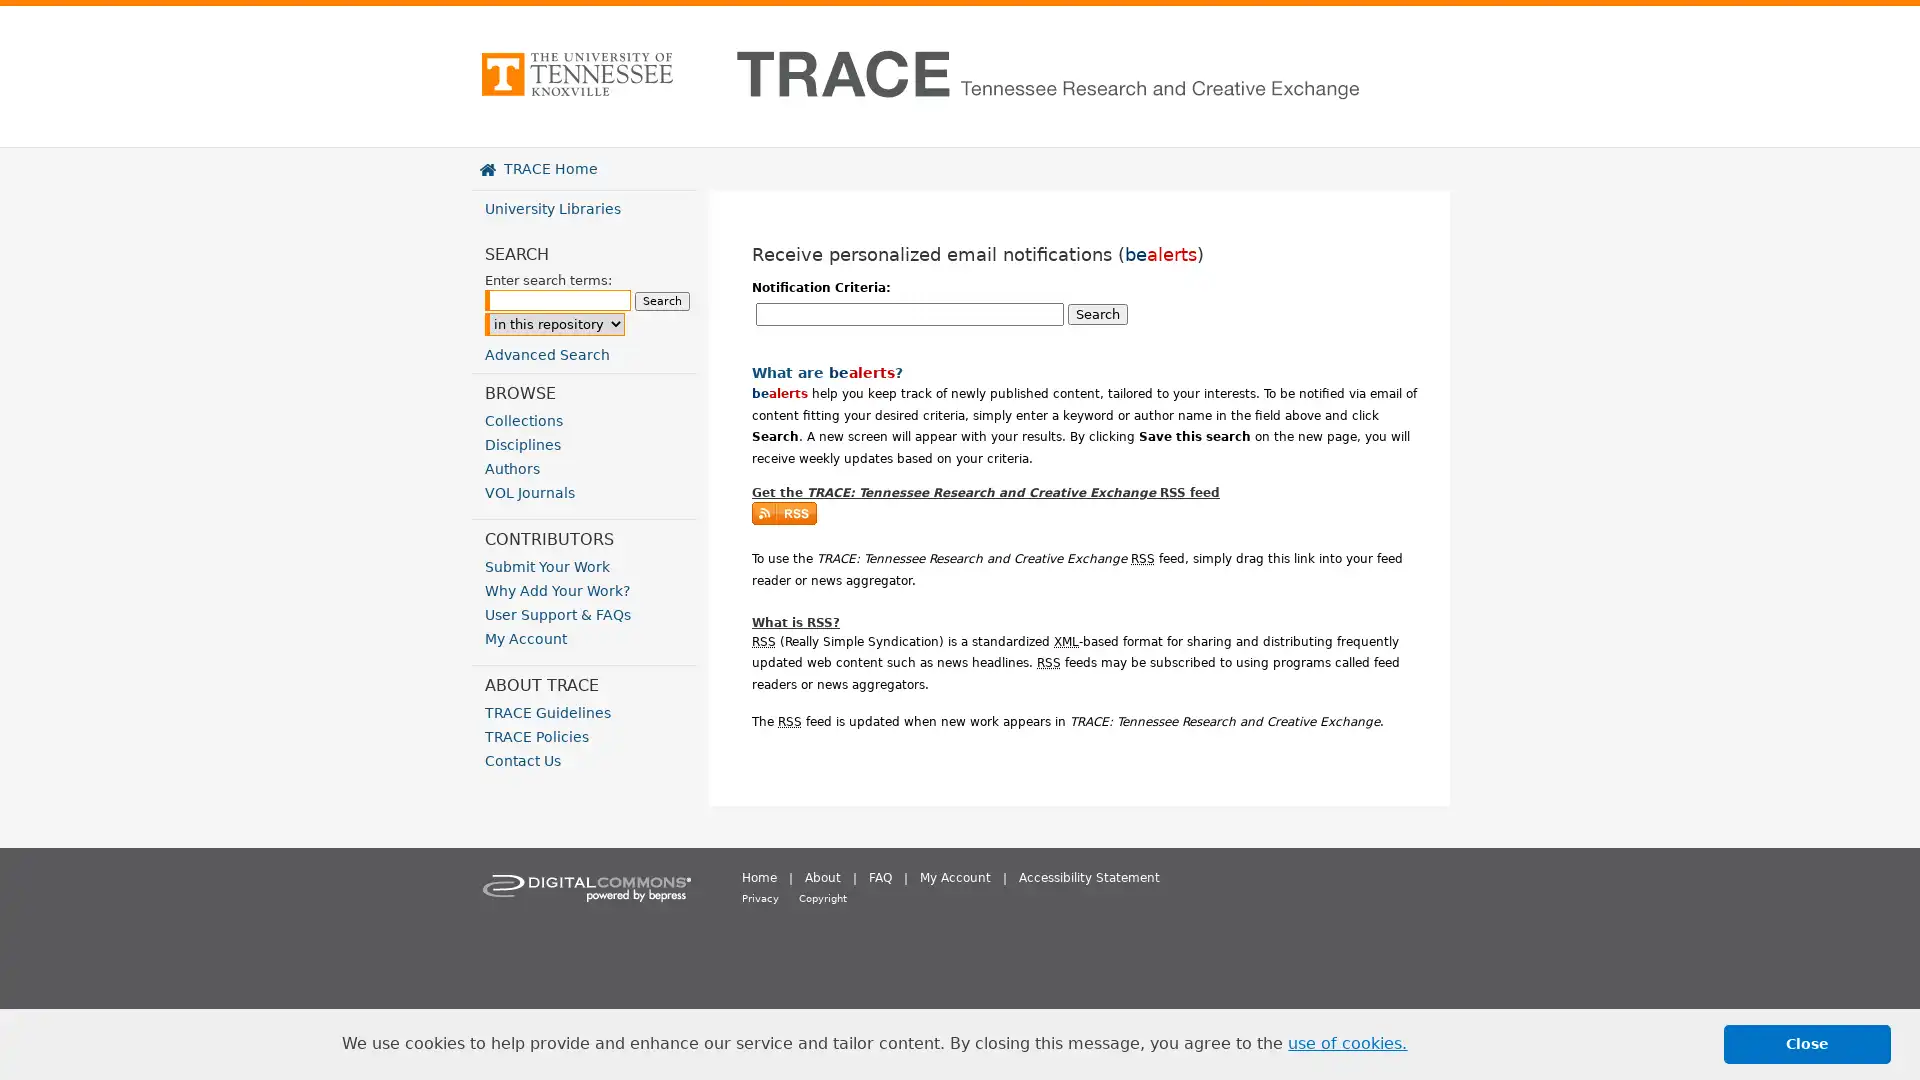 The height and width of the screenshot is (1080, 1920). Describe the element at coordinates (1347, 1043) in the screenshot. I see `learn more about cookies` at that location.